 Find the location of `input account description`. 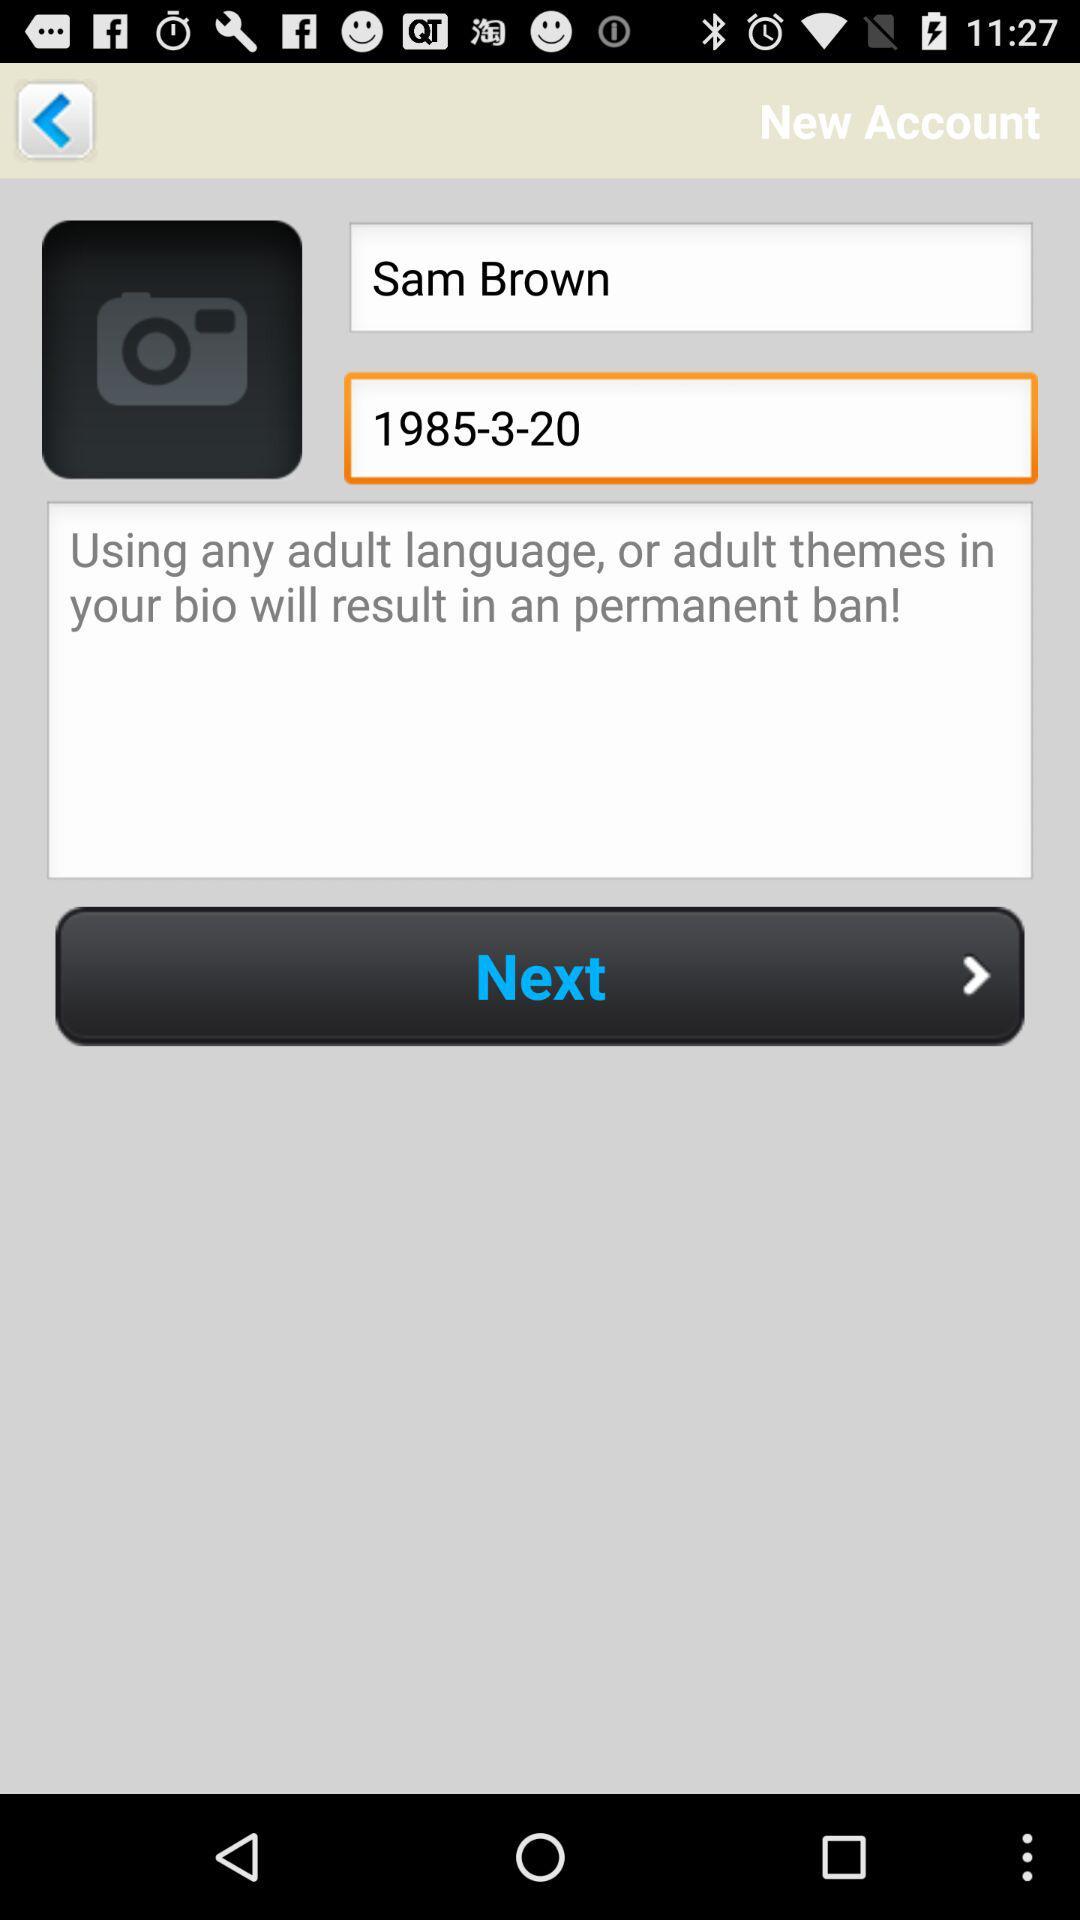

input account description is located at coordinates (540, 696).